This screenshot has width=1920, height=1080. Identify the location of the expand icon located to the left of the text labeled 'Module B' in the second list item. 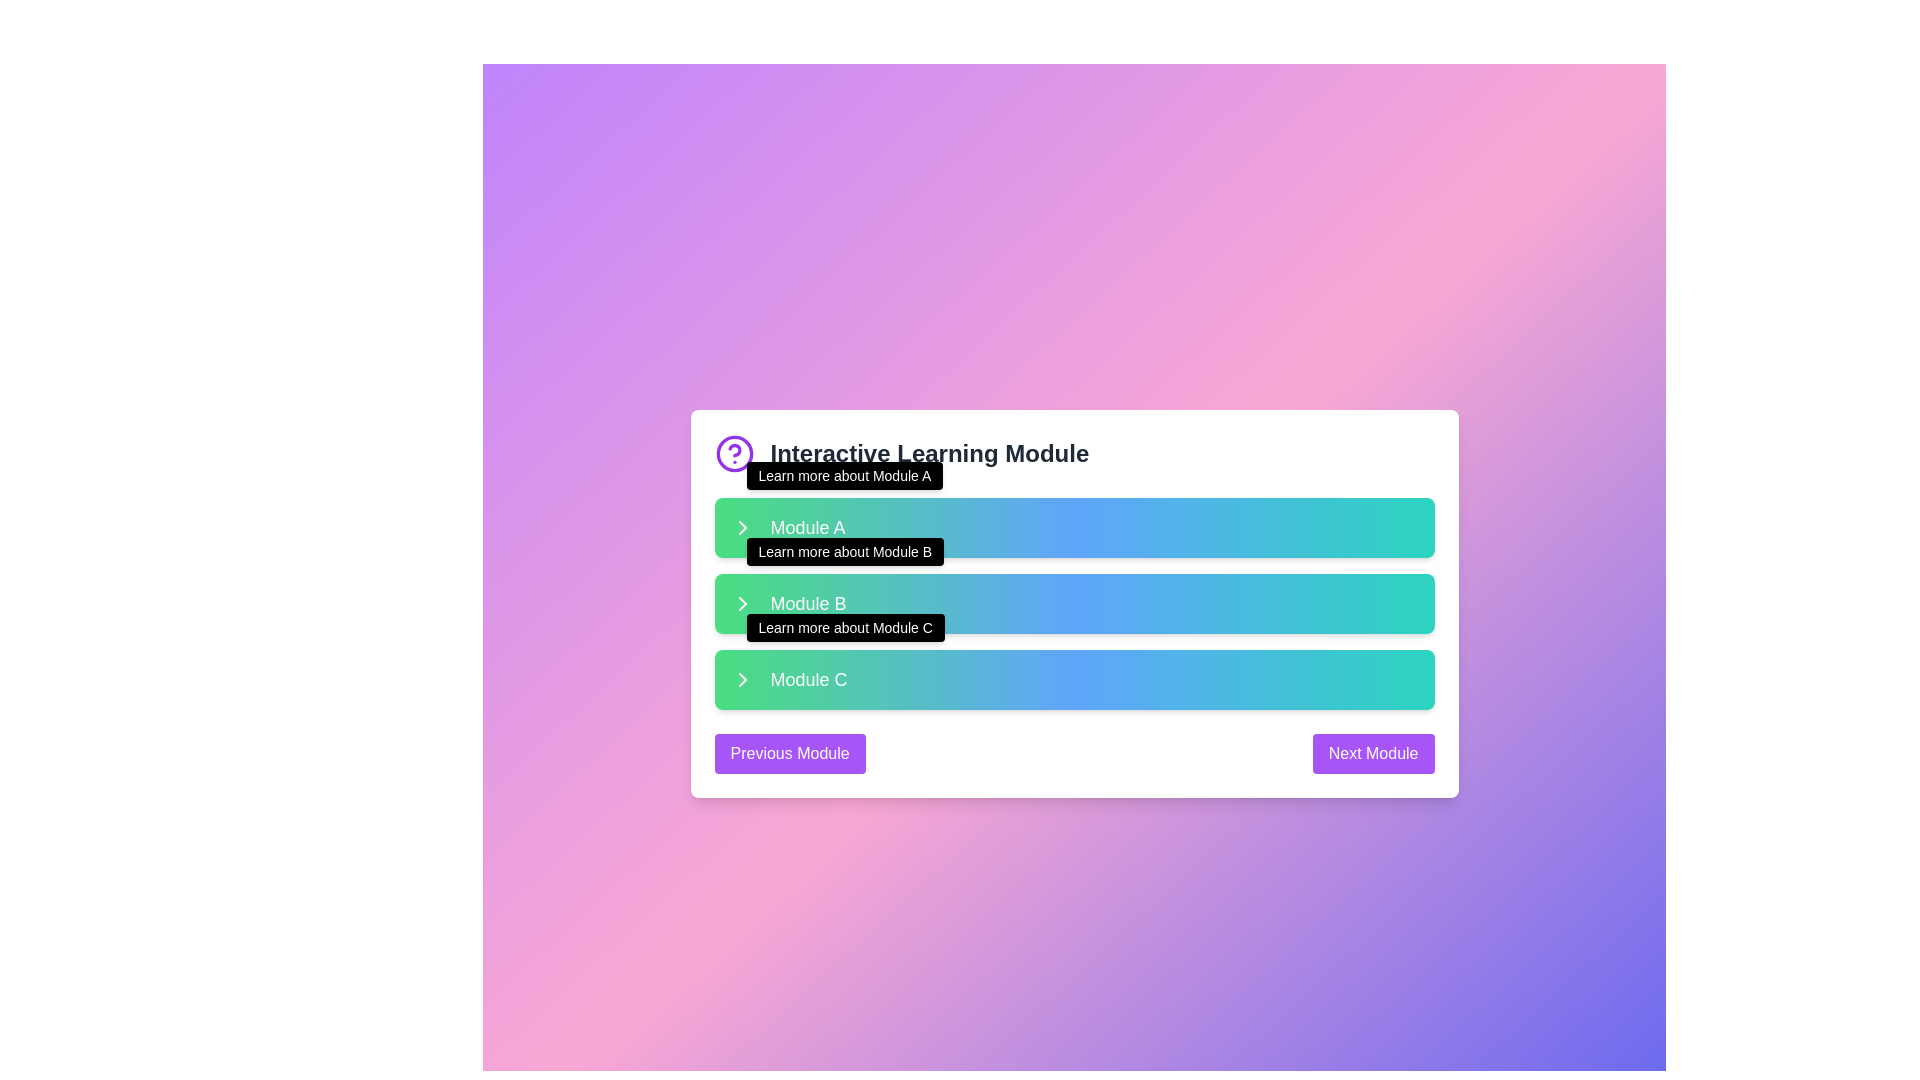
(741, 603).